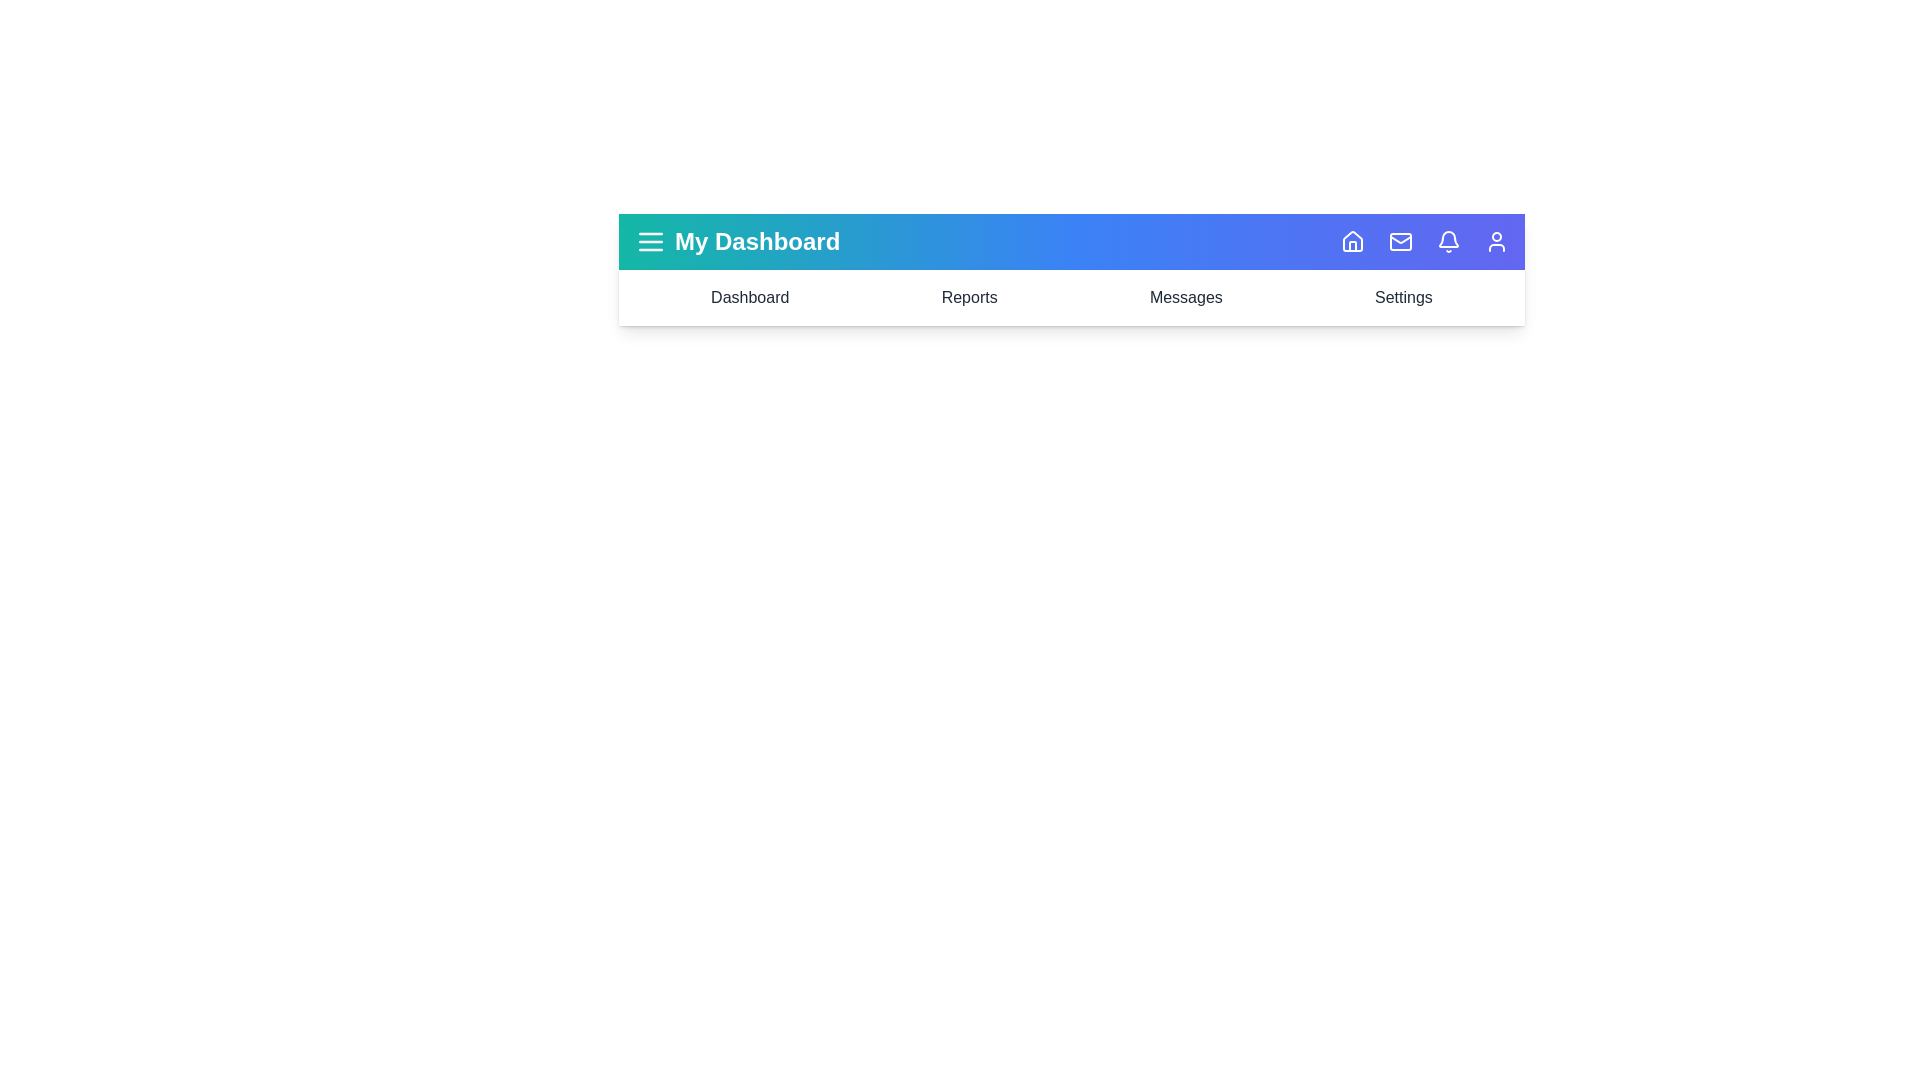 Image resolution: width=1920 pixels, height=1080 pixels. What do you see at coordinates (1186, 297) in the screenshot?
I see `the navigation item Messages to navigate to the corresponding section` at bounding box center [1186, 297].